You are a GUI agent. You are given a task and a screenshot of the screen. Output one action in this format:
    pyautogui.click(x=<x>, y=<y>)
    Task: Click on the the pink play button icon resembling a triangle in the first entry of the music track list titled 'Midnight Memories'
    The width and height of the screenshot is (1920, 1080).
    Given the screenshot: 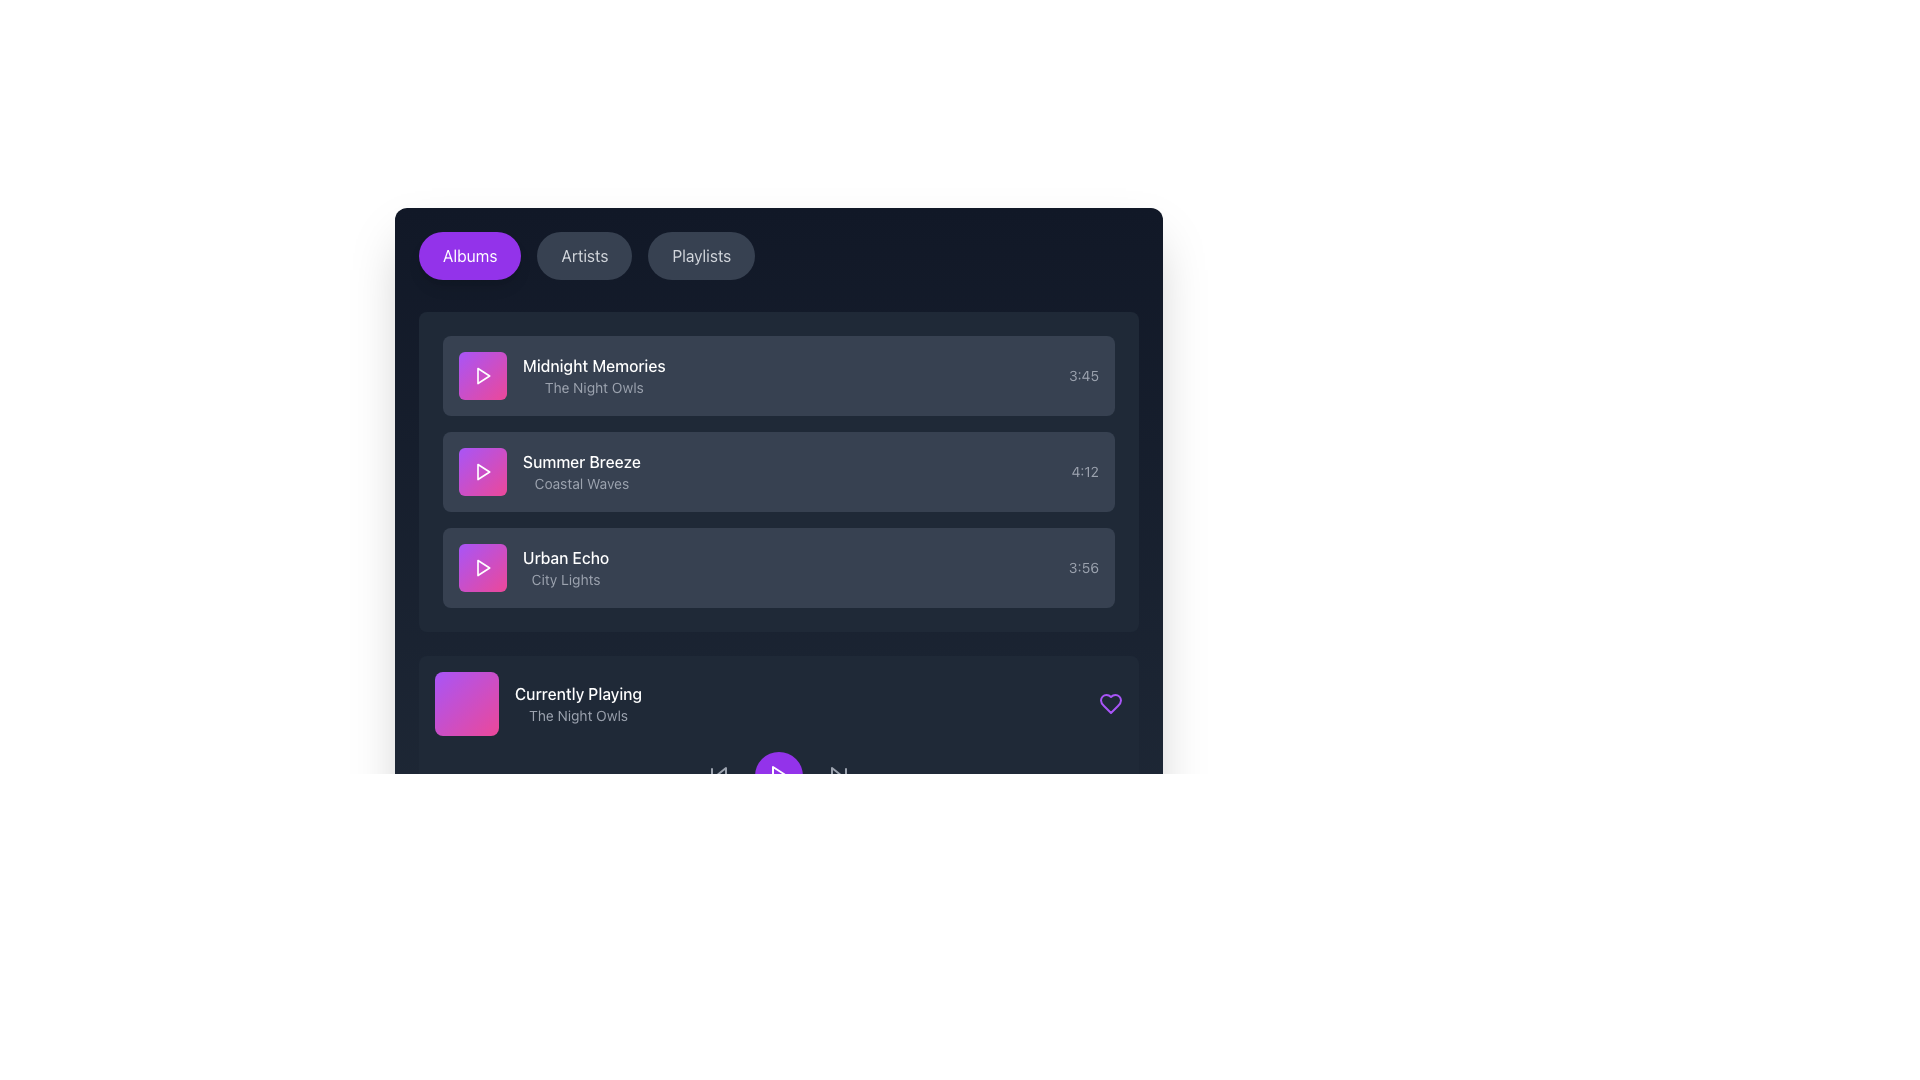 What is the action you would take?
    pyautogui.click(x=483, y=375)
    